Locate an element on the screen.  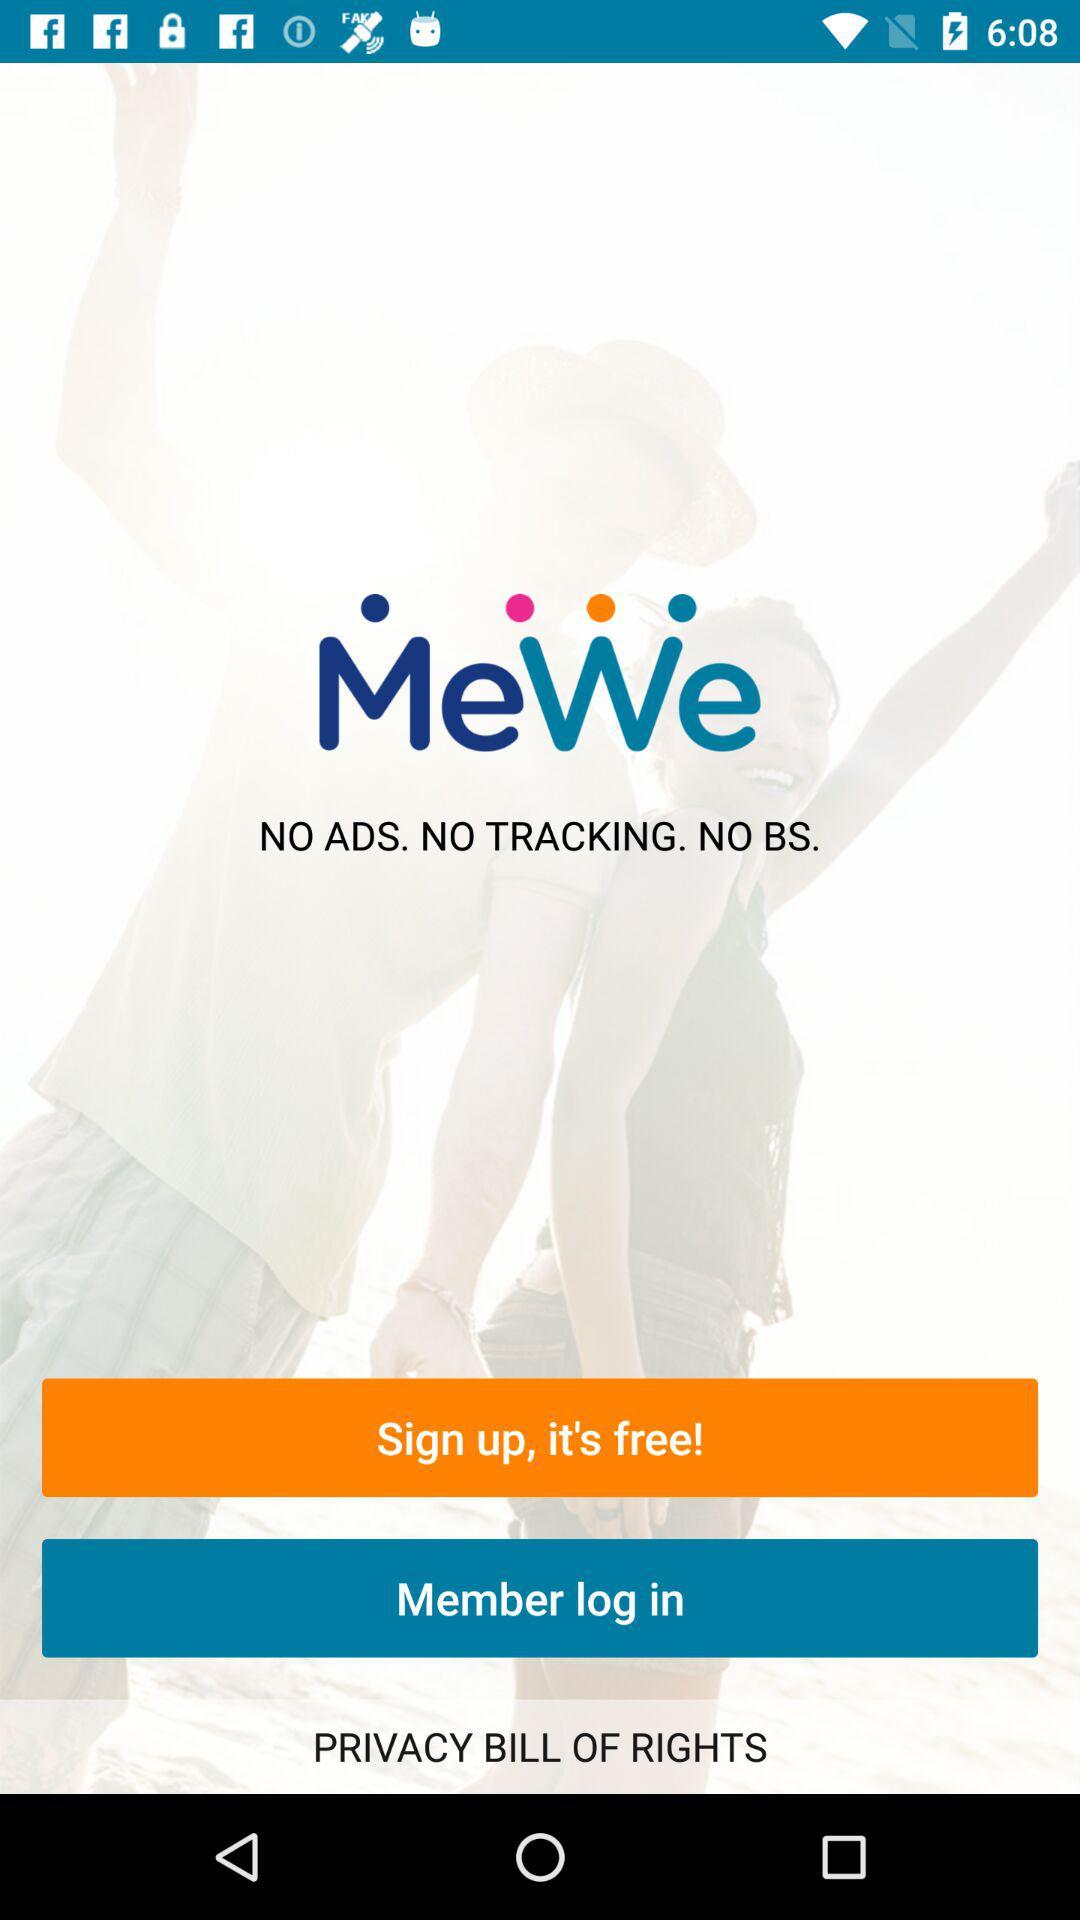
the member log in icon is located at coordinates (540, 1597).